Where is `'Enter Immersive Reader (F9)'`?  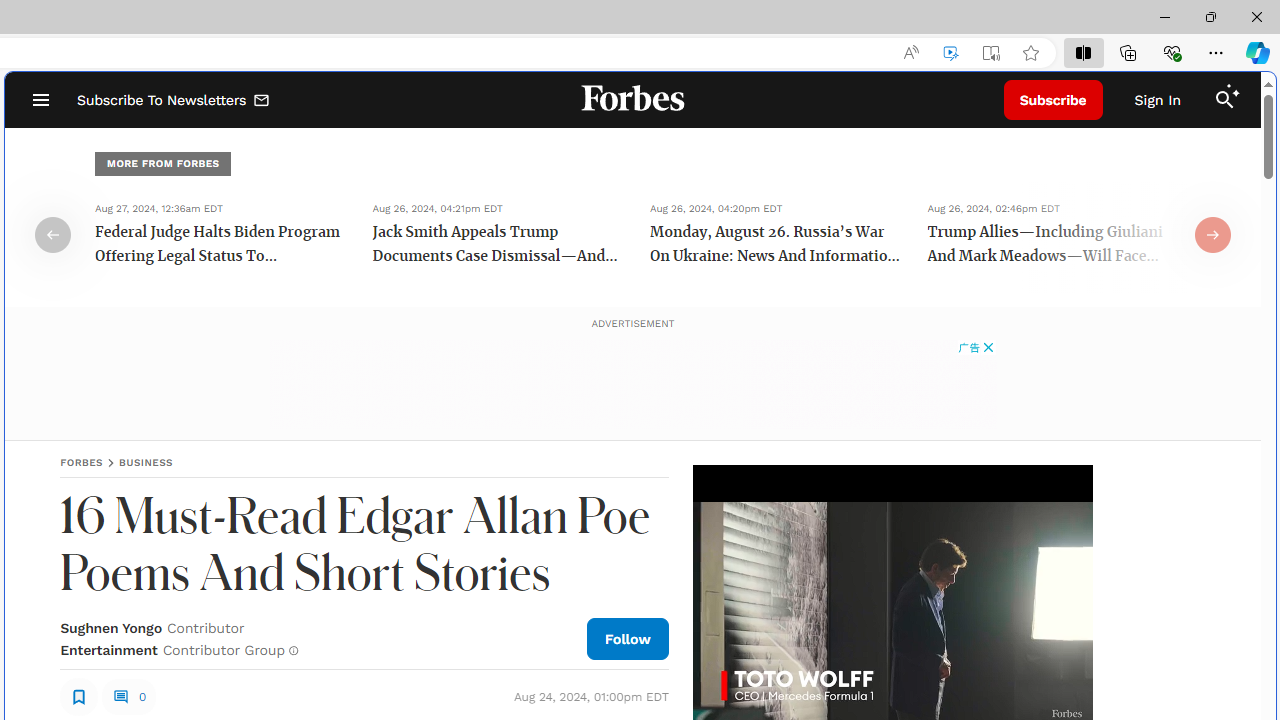
'Enter Immersive Reader (F9)' is located at coordinates (991, 52).